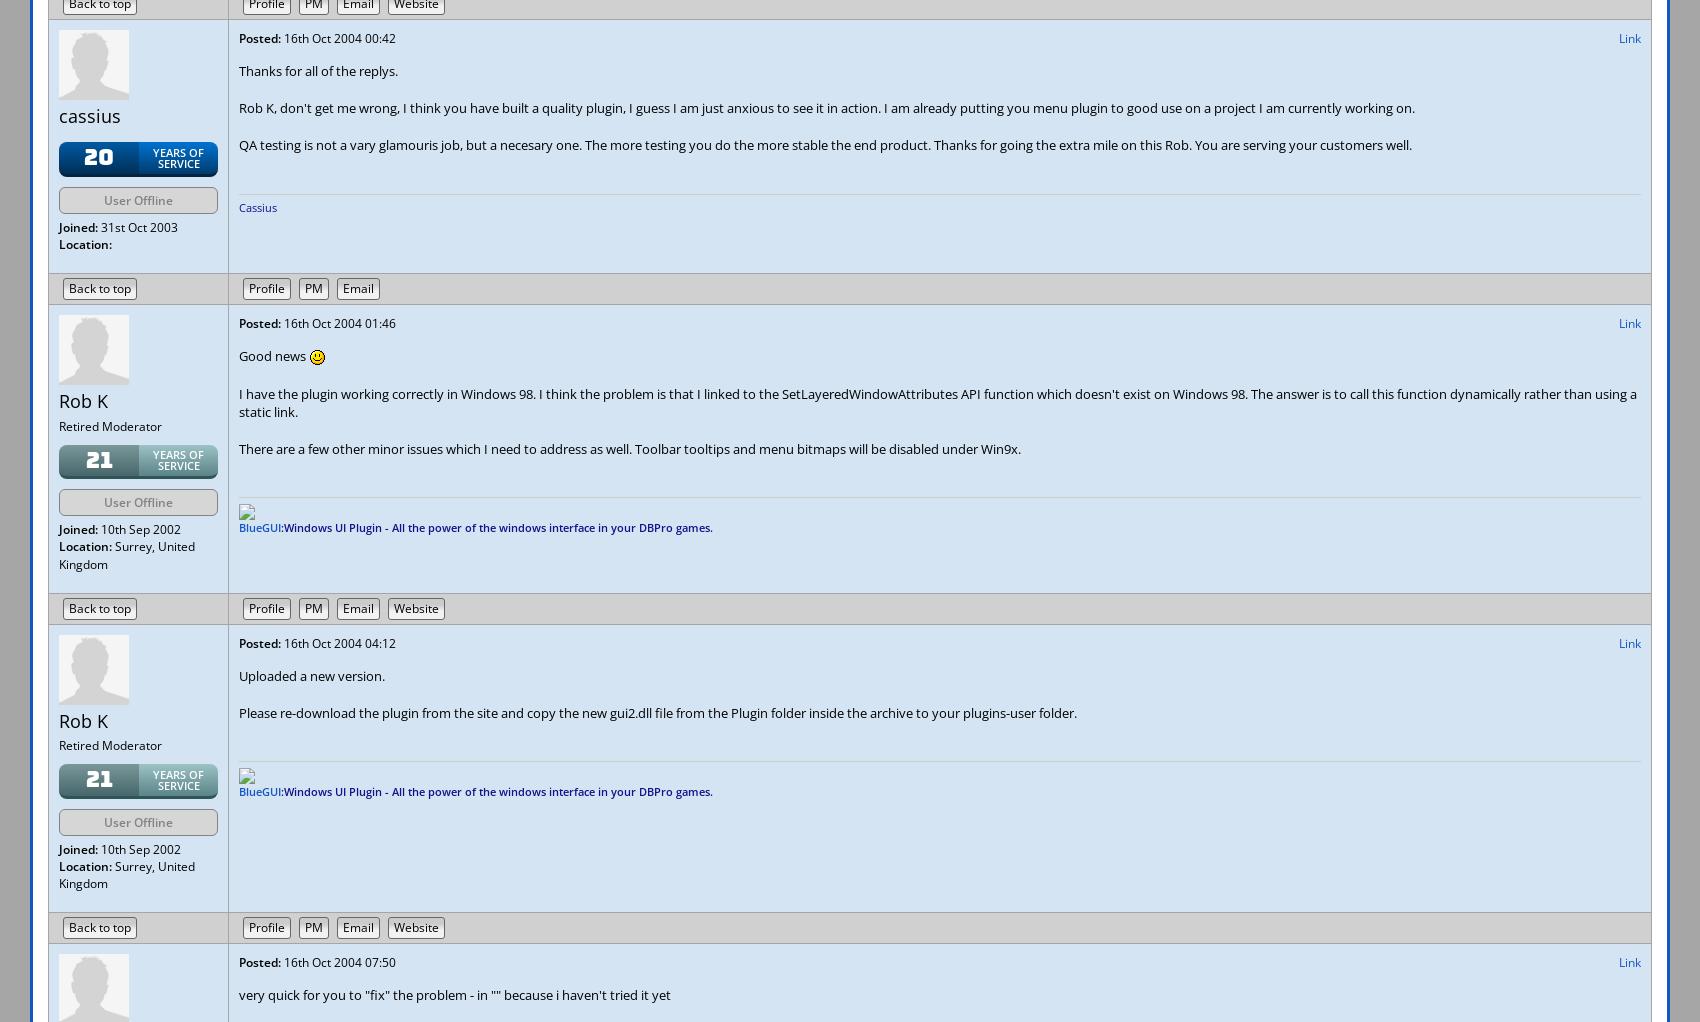 This screenshot has height=1022, width=1700. Describe the element at coordinates (239, 71) in the screenshot. I see `'Thanks for all of the replys.'` at that location.